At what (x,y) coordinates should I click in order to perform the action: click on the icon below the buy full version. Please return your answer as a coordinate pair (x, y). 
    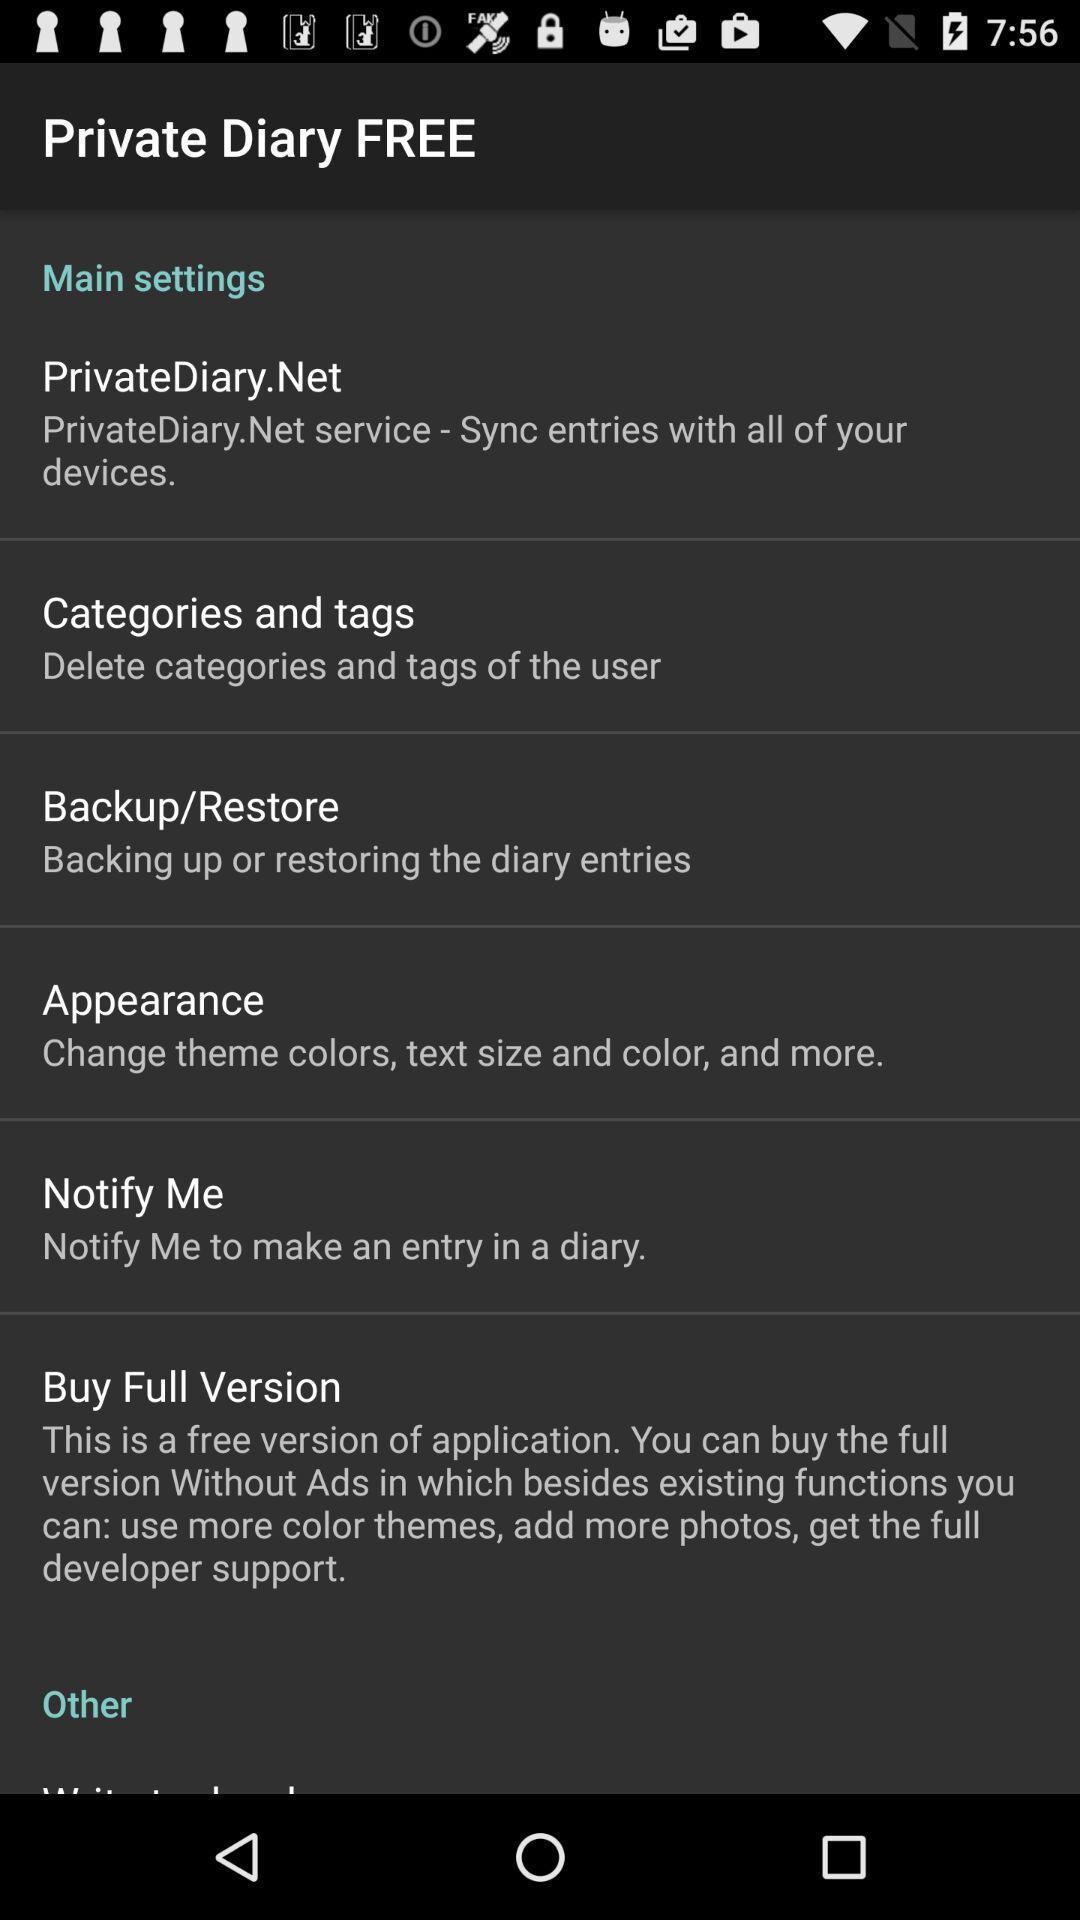
    Looking at the image, I should click on (540, 1502).